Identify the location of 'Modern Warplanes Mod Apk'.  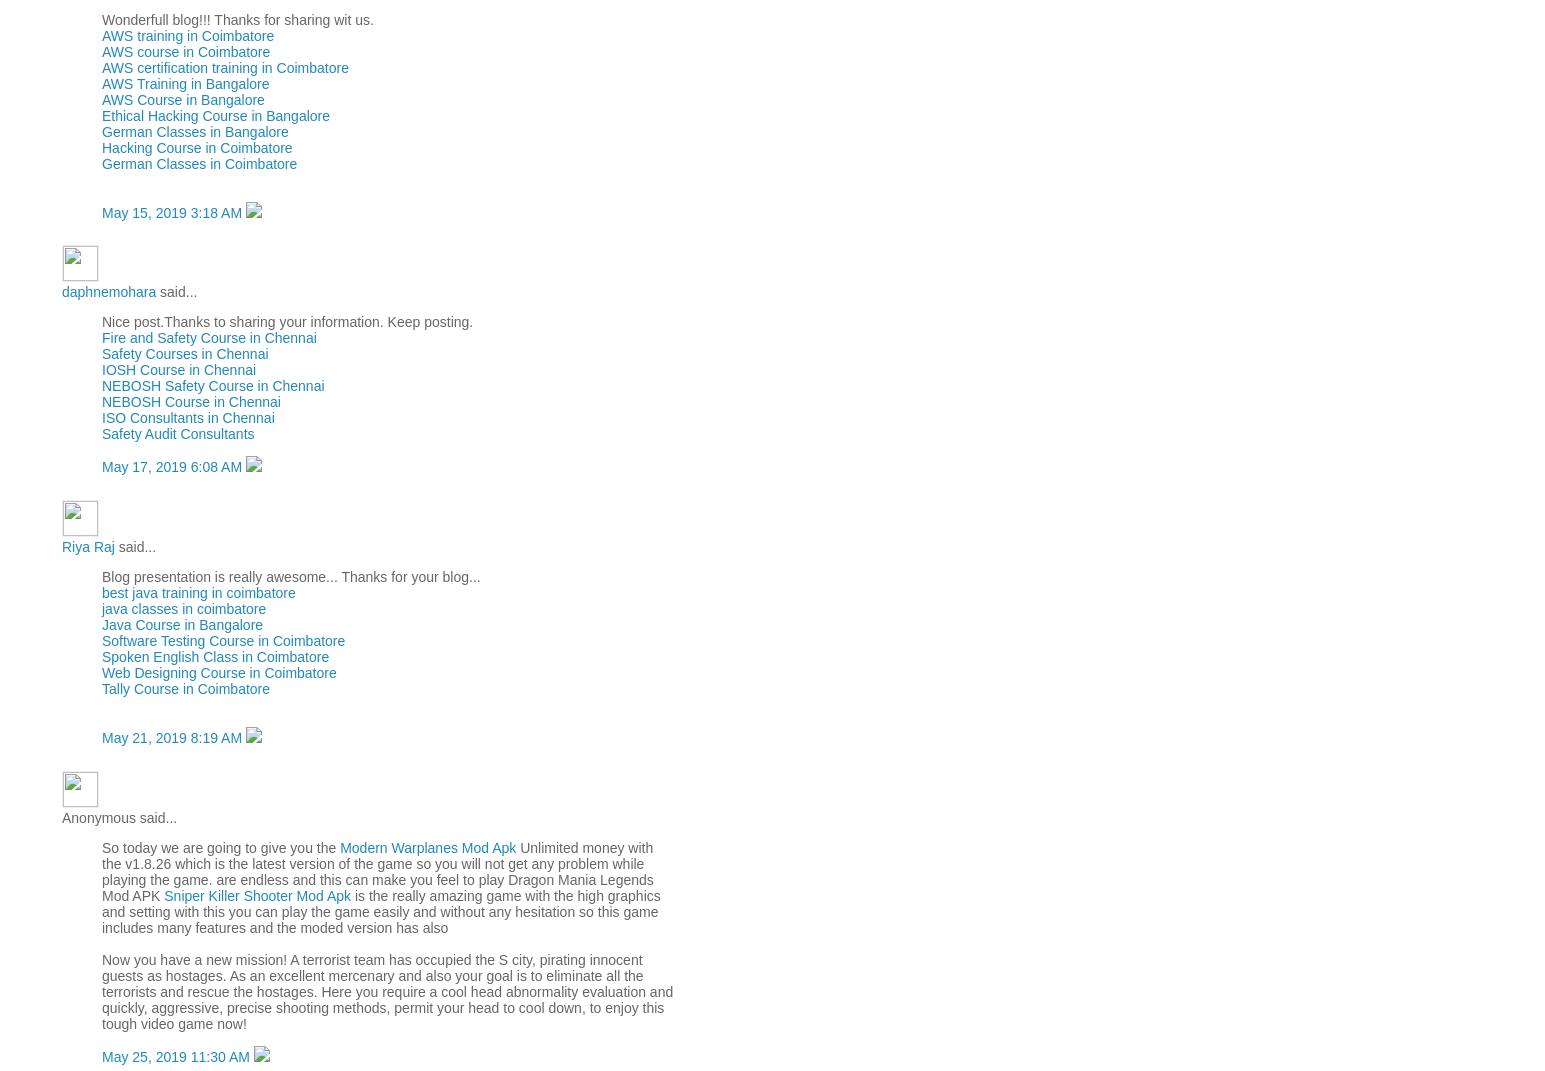
(428, 846).